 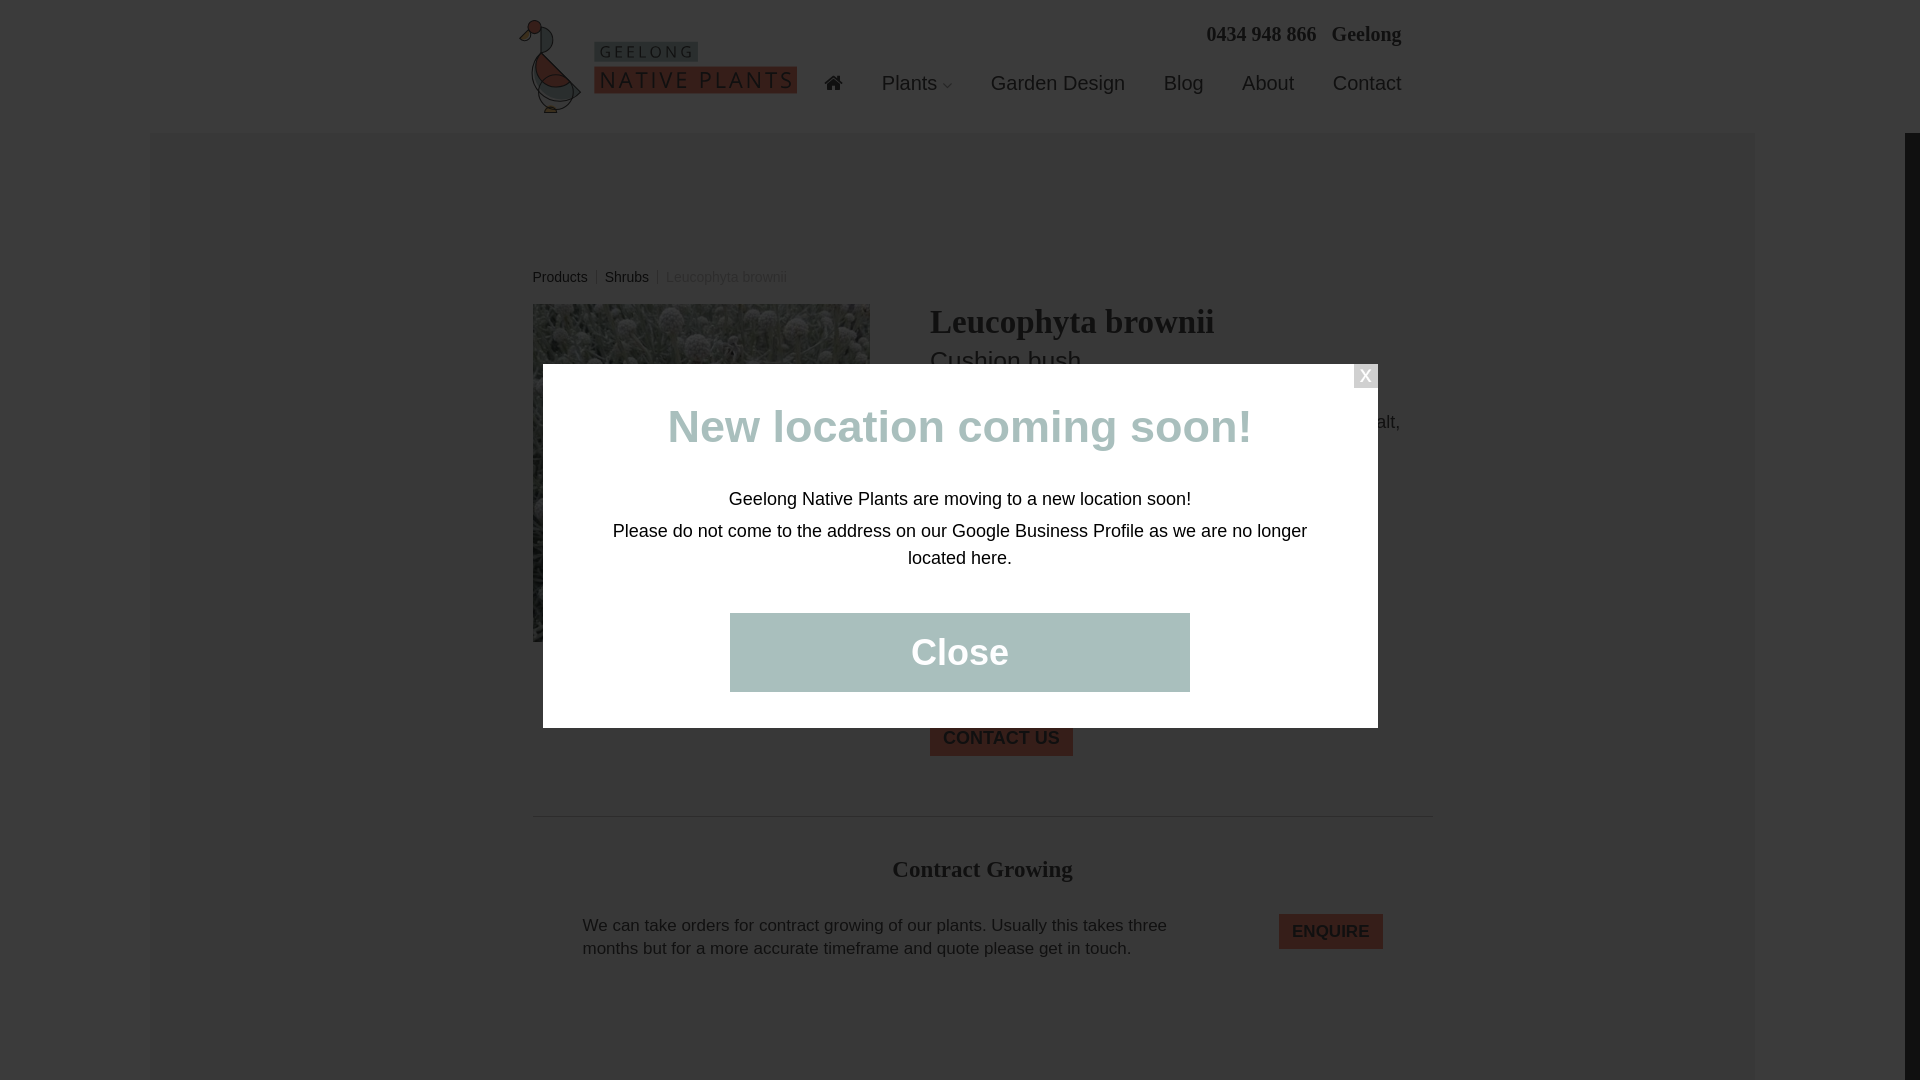 What do you see at coordinates (1366, 82) in the screenshot?
I see `'Contact'` at bounding box center [1366, 82].